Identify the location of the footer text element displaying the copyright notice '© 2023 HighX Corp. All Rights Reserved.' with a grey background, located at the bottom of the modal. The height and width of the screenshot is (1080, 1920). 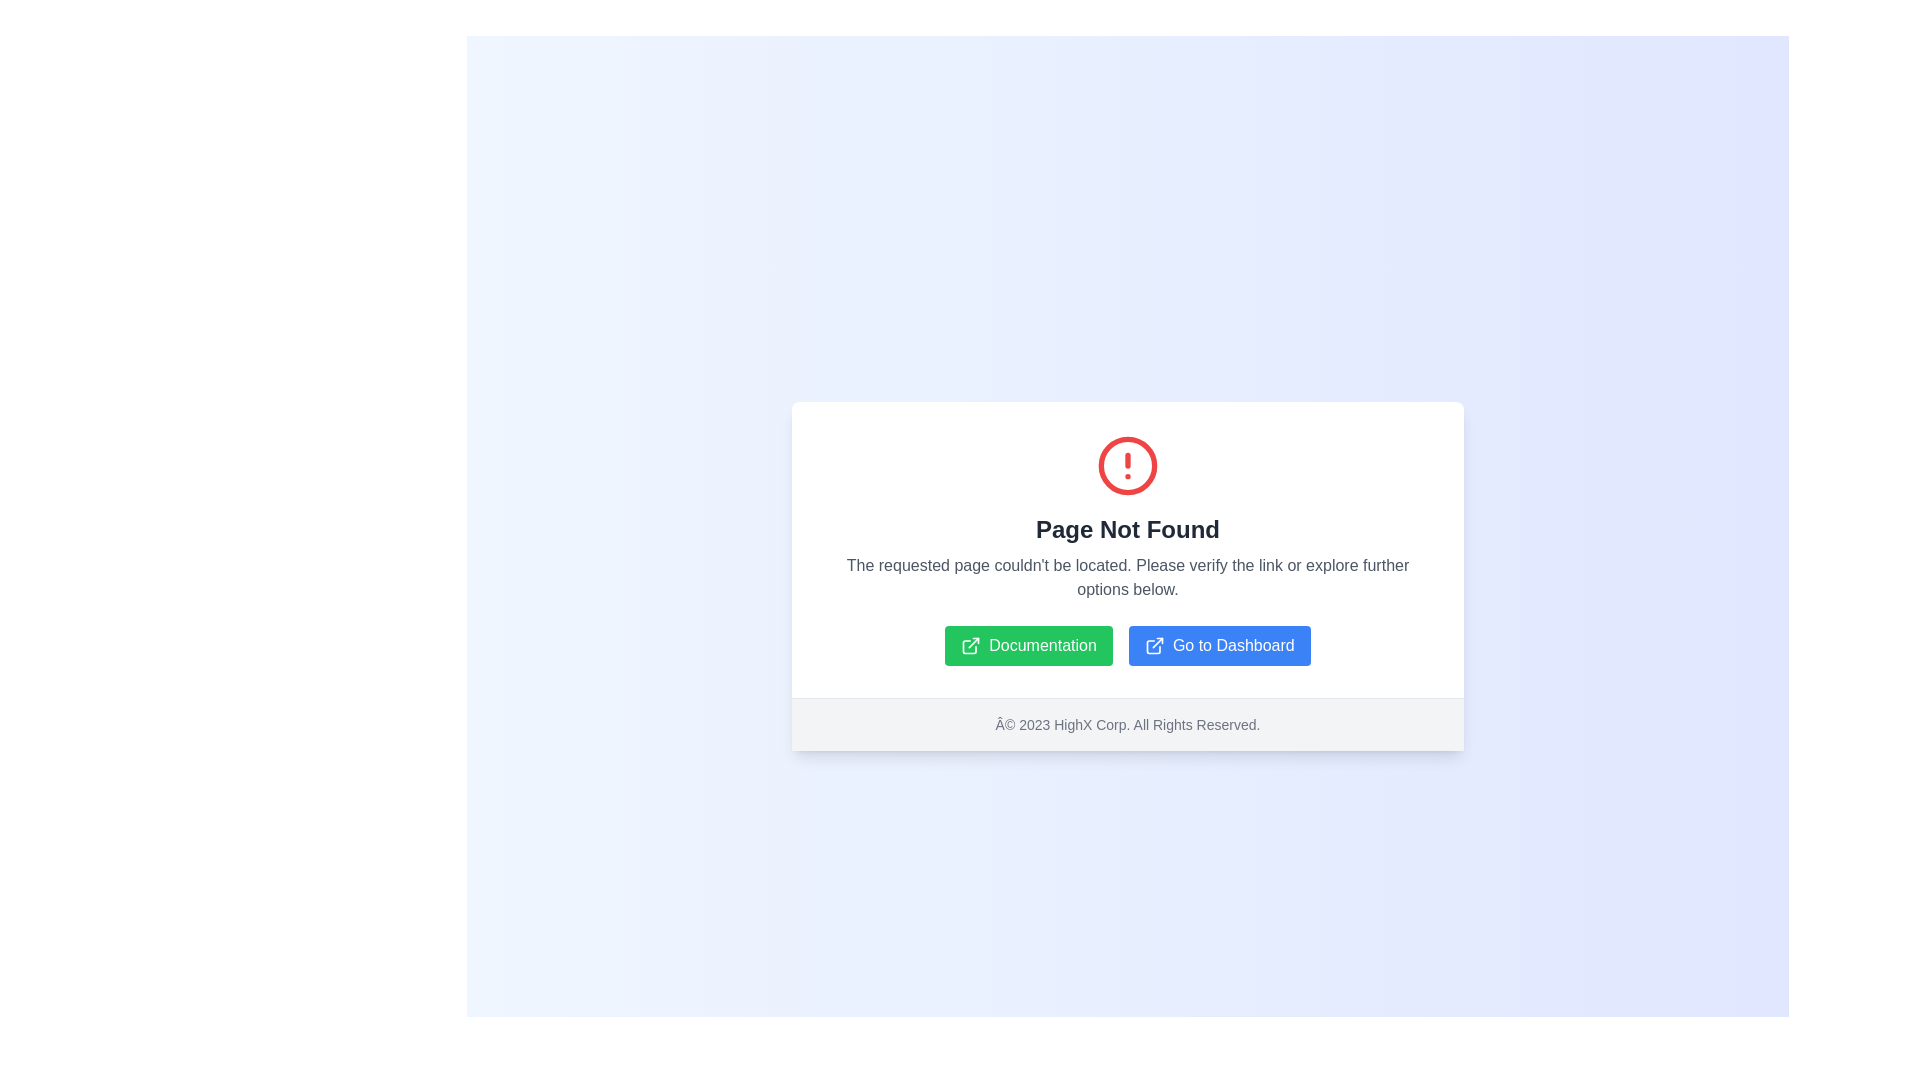
(1128, 724).